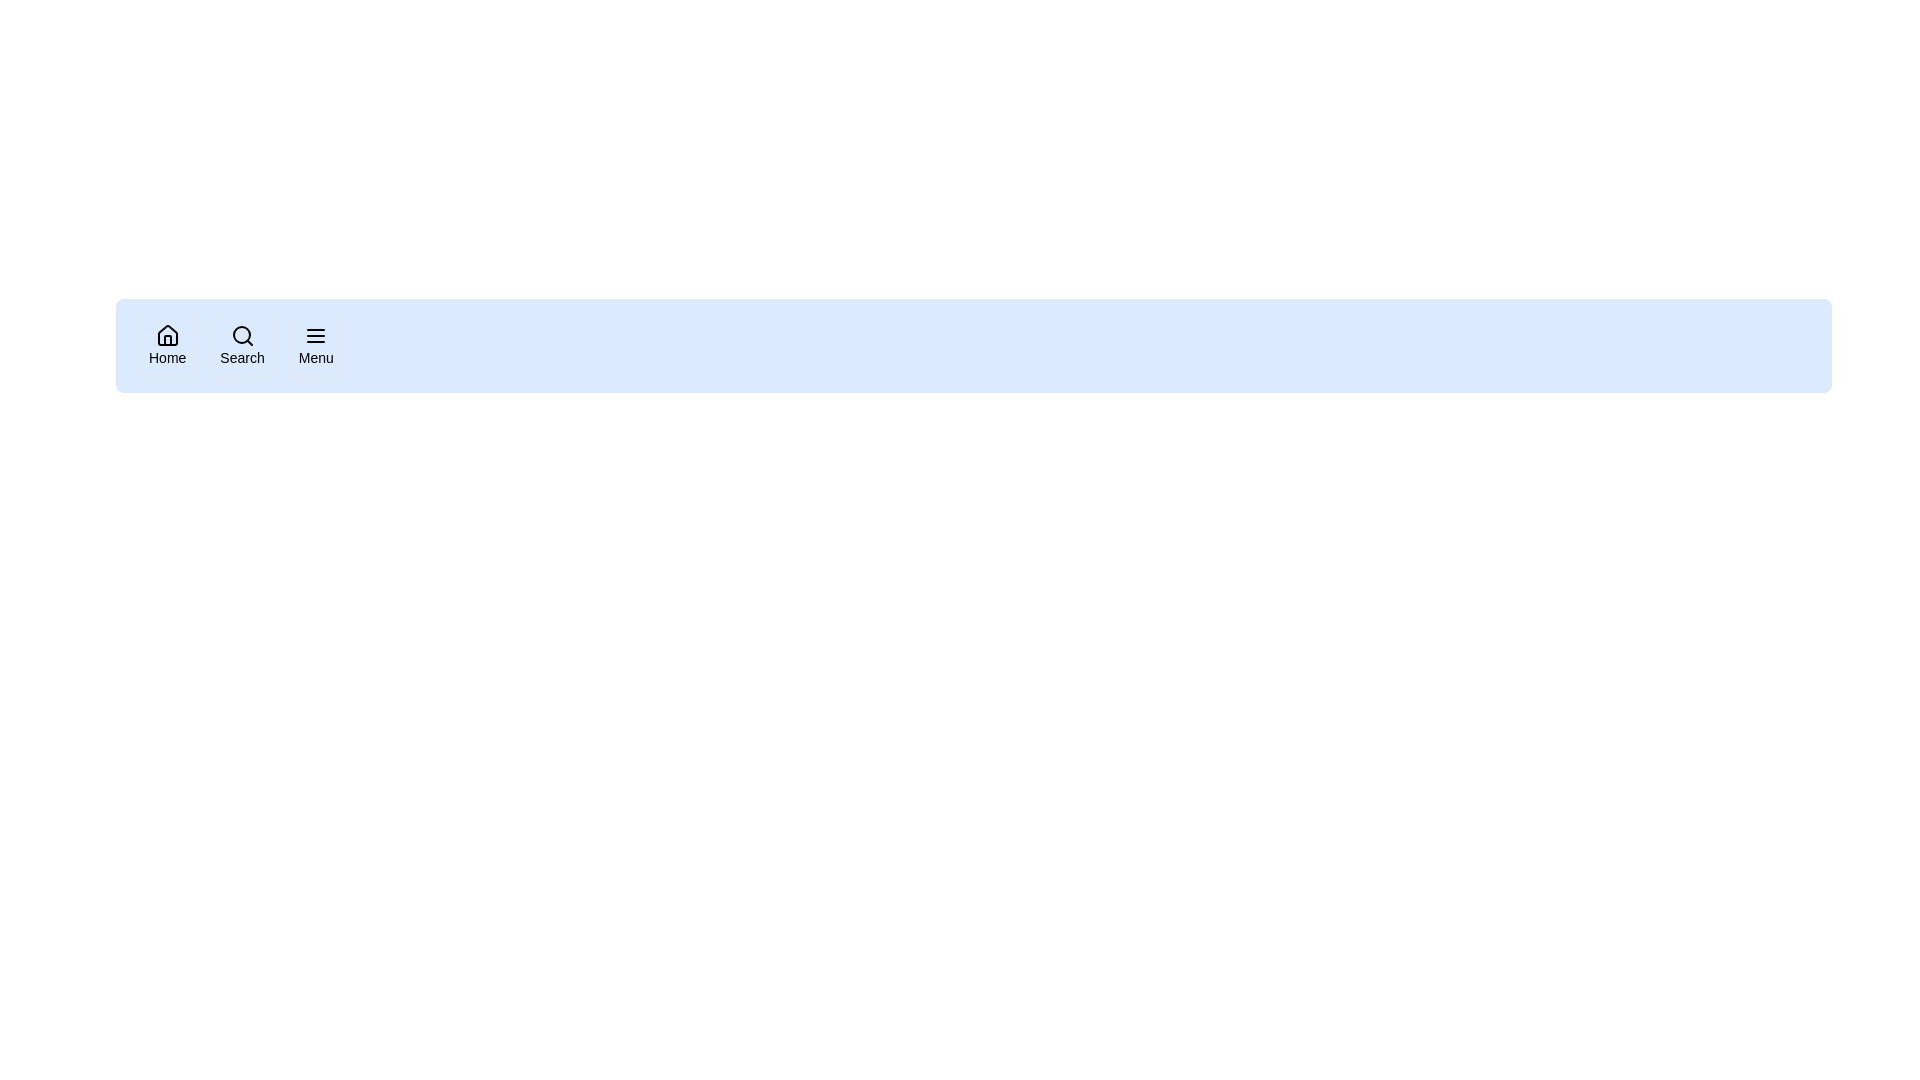 The image size is (1920, 1080). Describe the element at coordinates (315, 334) in the screenshot. I see `the menu toggle button, which is the third icon from the left in the navigation bar` at that location.